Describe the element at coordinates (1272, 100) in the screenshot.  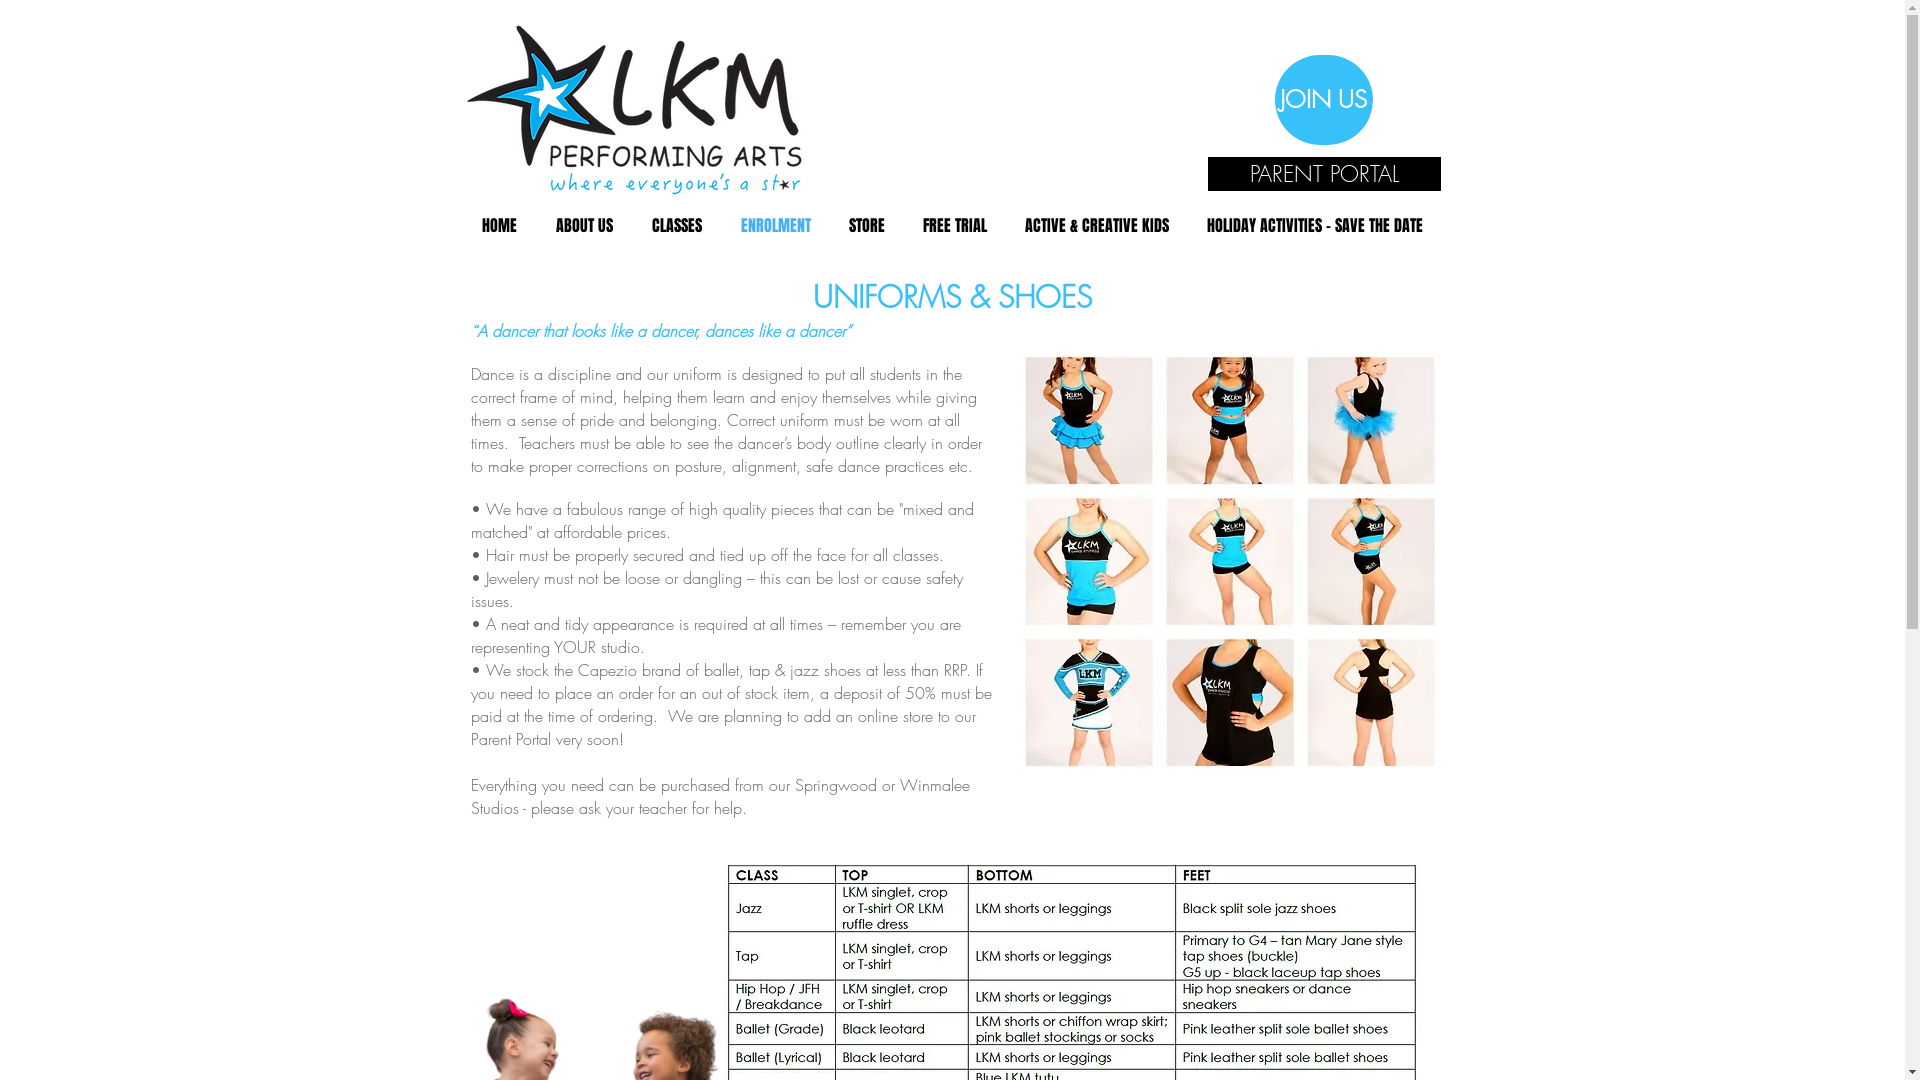
I see `'JOIN US'` at that location.